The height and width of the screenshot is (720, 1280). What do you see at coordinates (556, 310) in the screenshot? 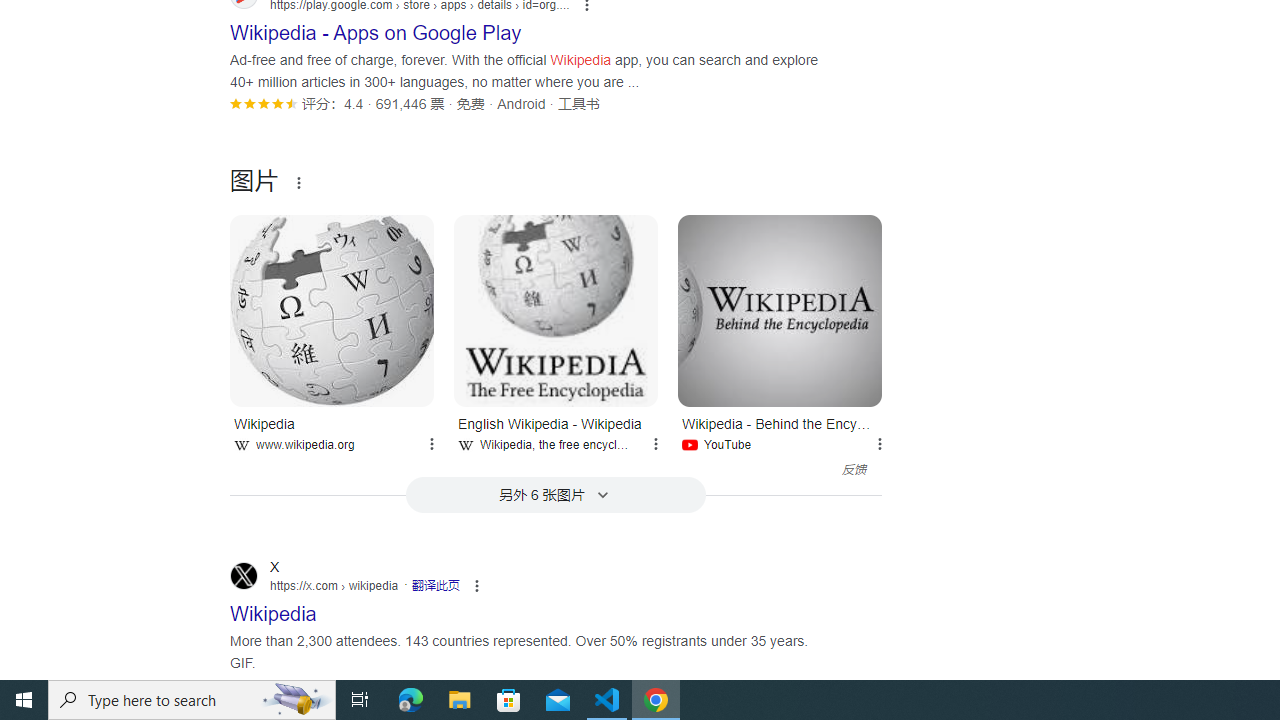
I see `'English Wikipedia - Wikipedia'` at bounding box center [556, 310].